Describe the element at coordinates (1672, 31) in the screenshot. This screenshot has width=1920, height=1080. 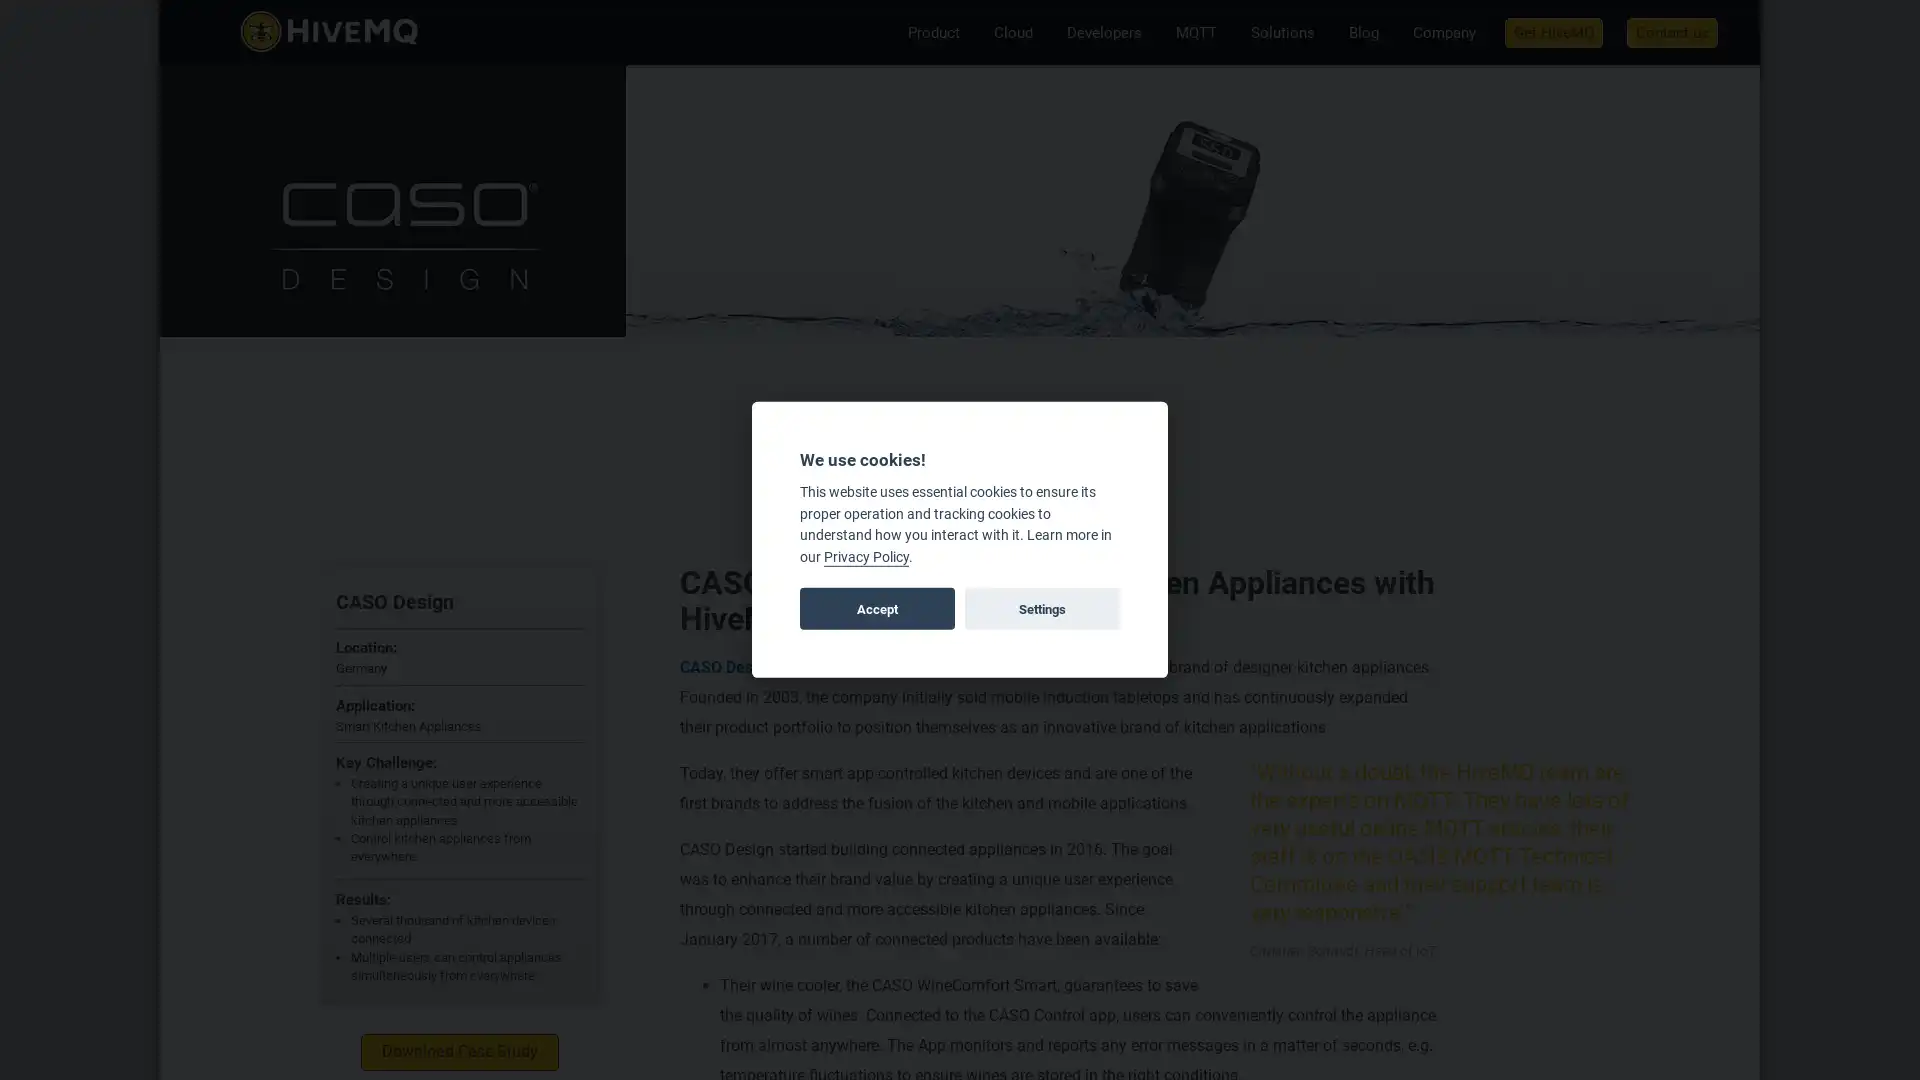
I see `Contact us` at that location.